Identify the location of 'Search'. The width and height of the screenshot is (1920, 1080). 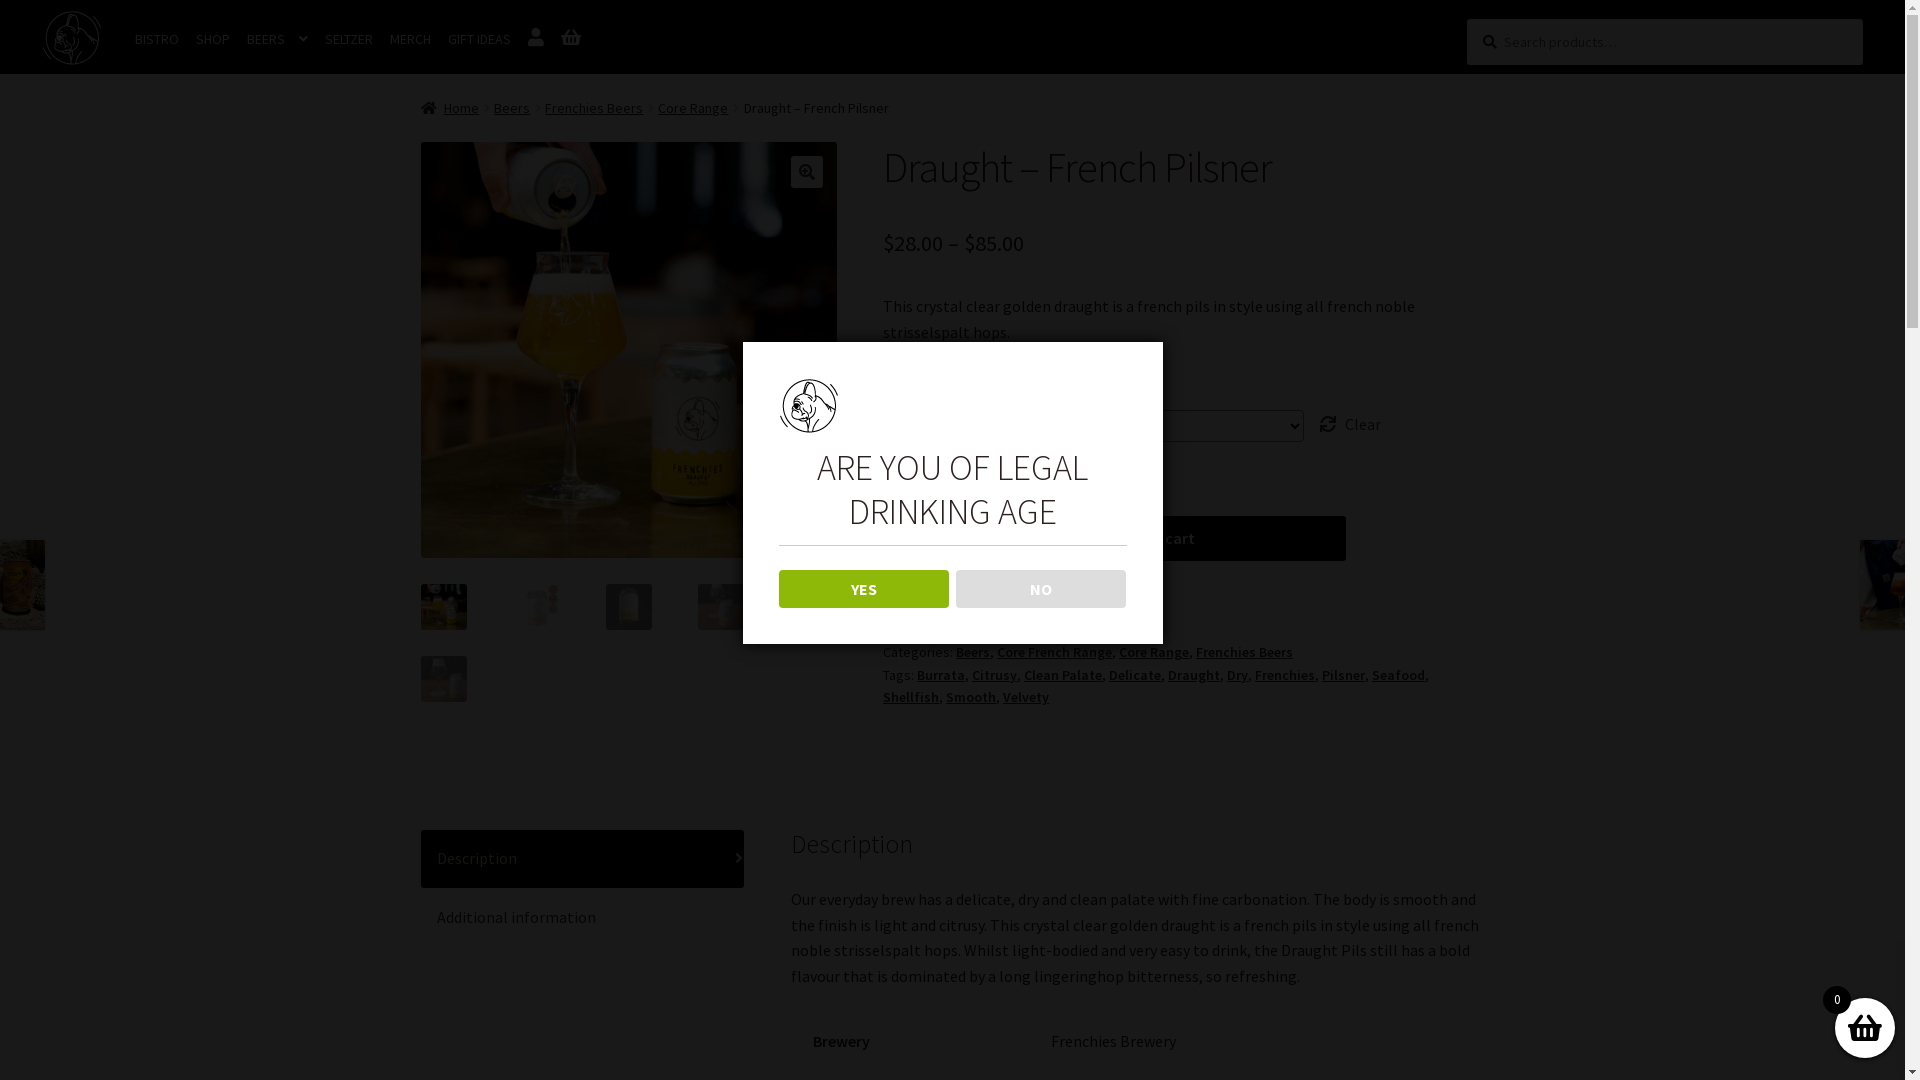
(1466, 18).